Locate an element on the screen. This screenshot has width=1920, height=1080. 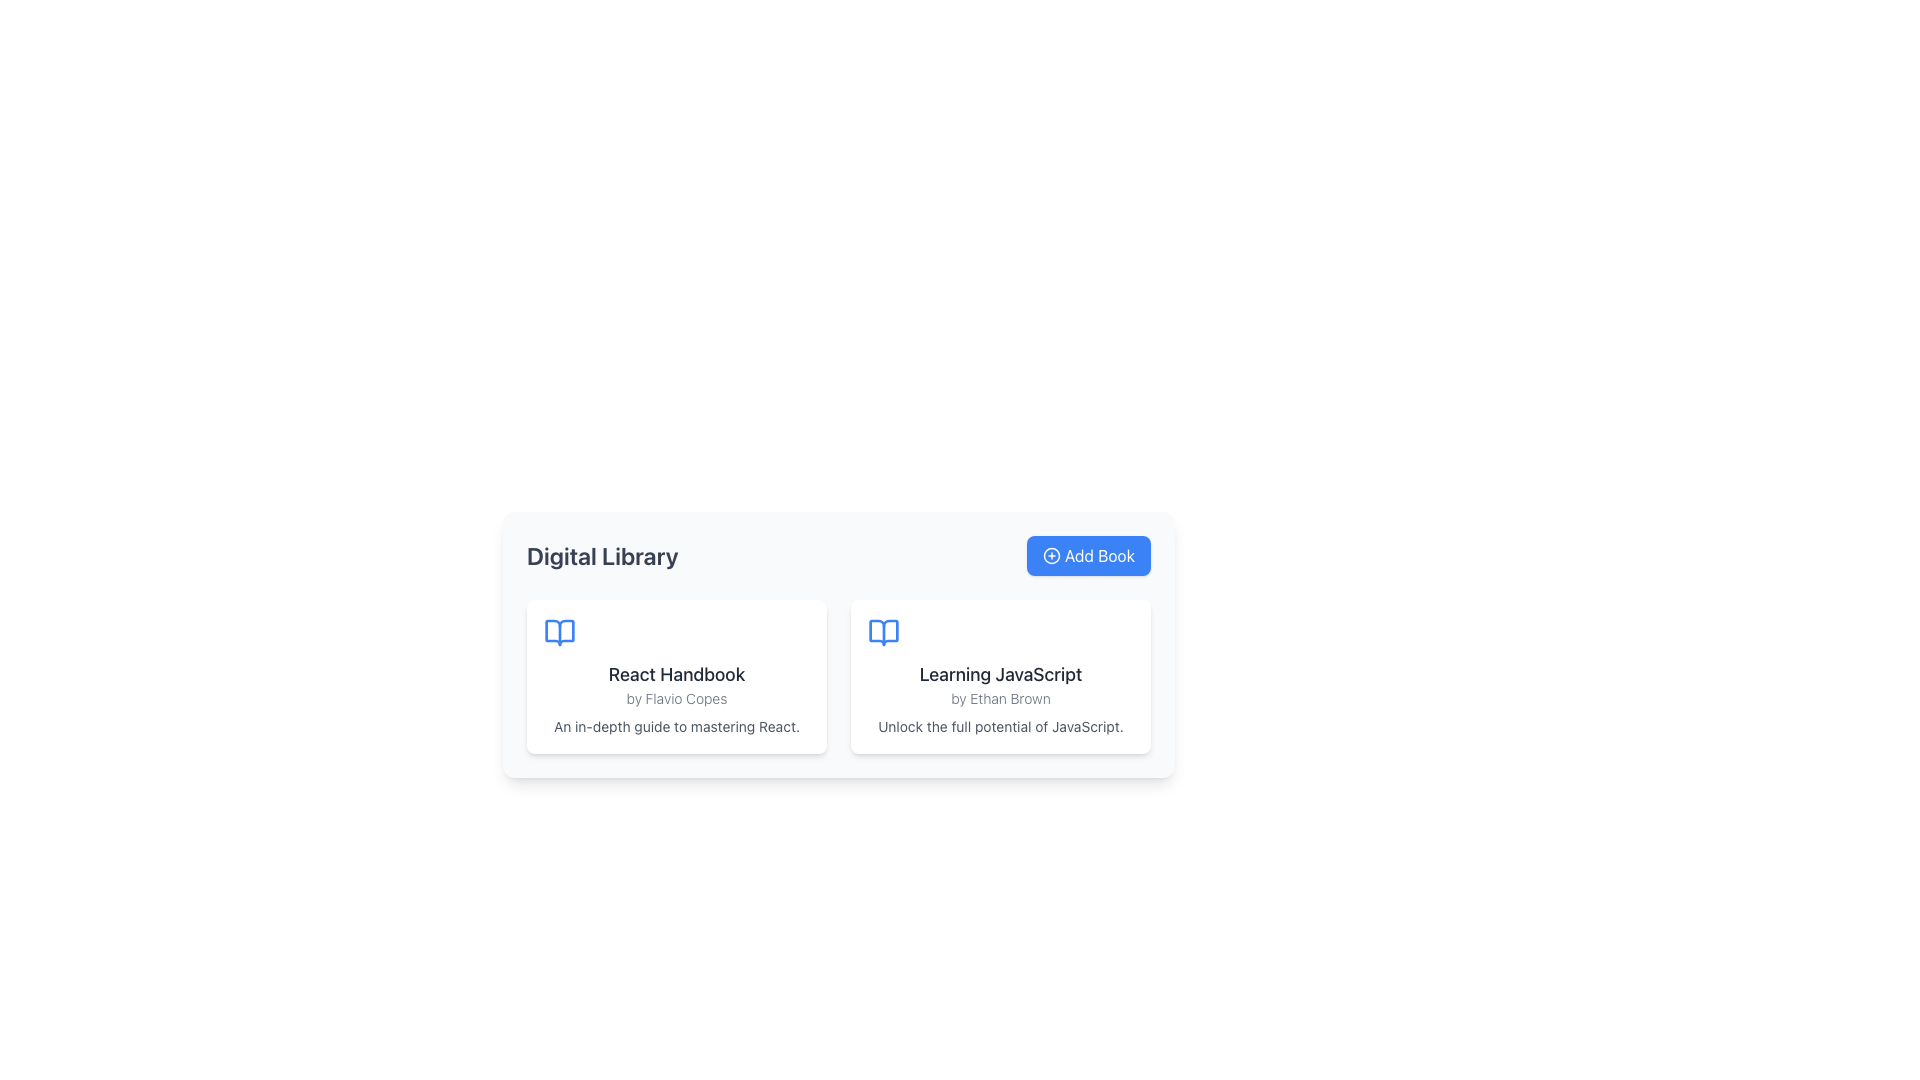
the open book vector graphic icon located in the second card of the Digital Library section, positioned to the left of the 'Learning JavaScript' title and above the author name 'by Ethan Brown' is located at coordinates (882, 632).